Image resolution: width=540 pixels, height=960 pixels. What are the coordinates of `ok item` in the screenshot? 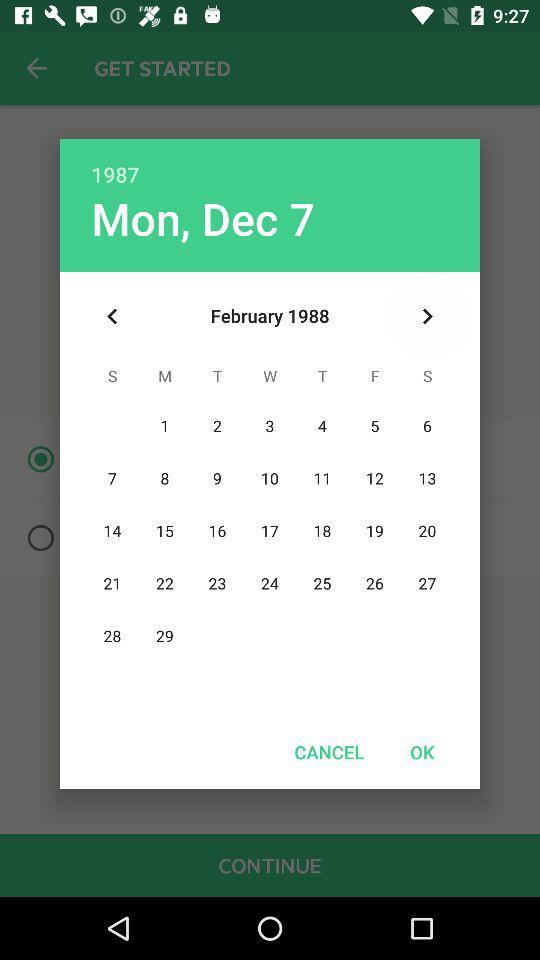 It's located at (421, 751).